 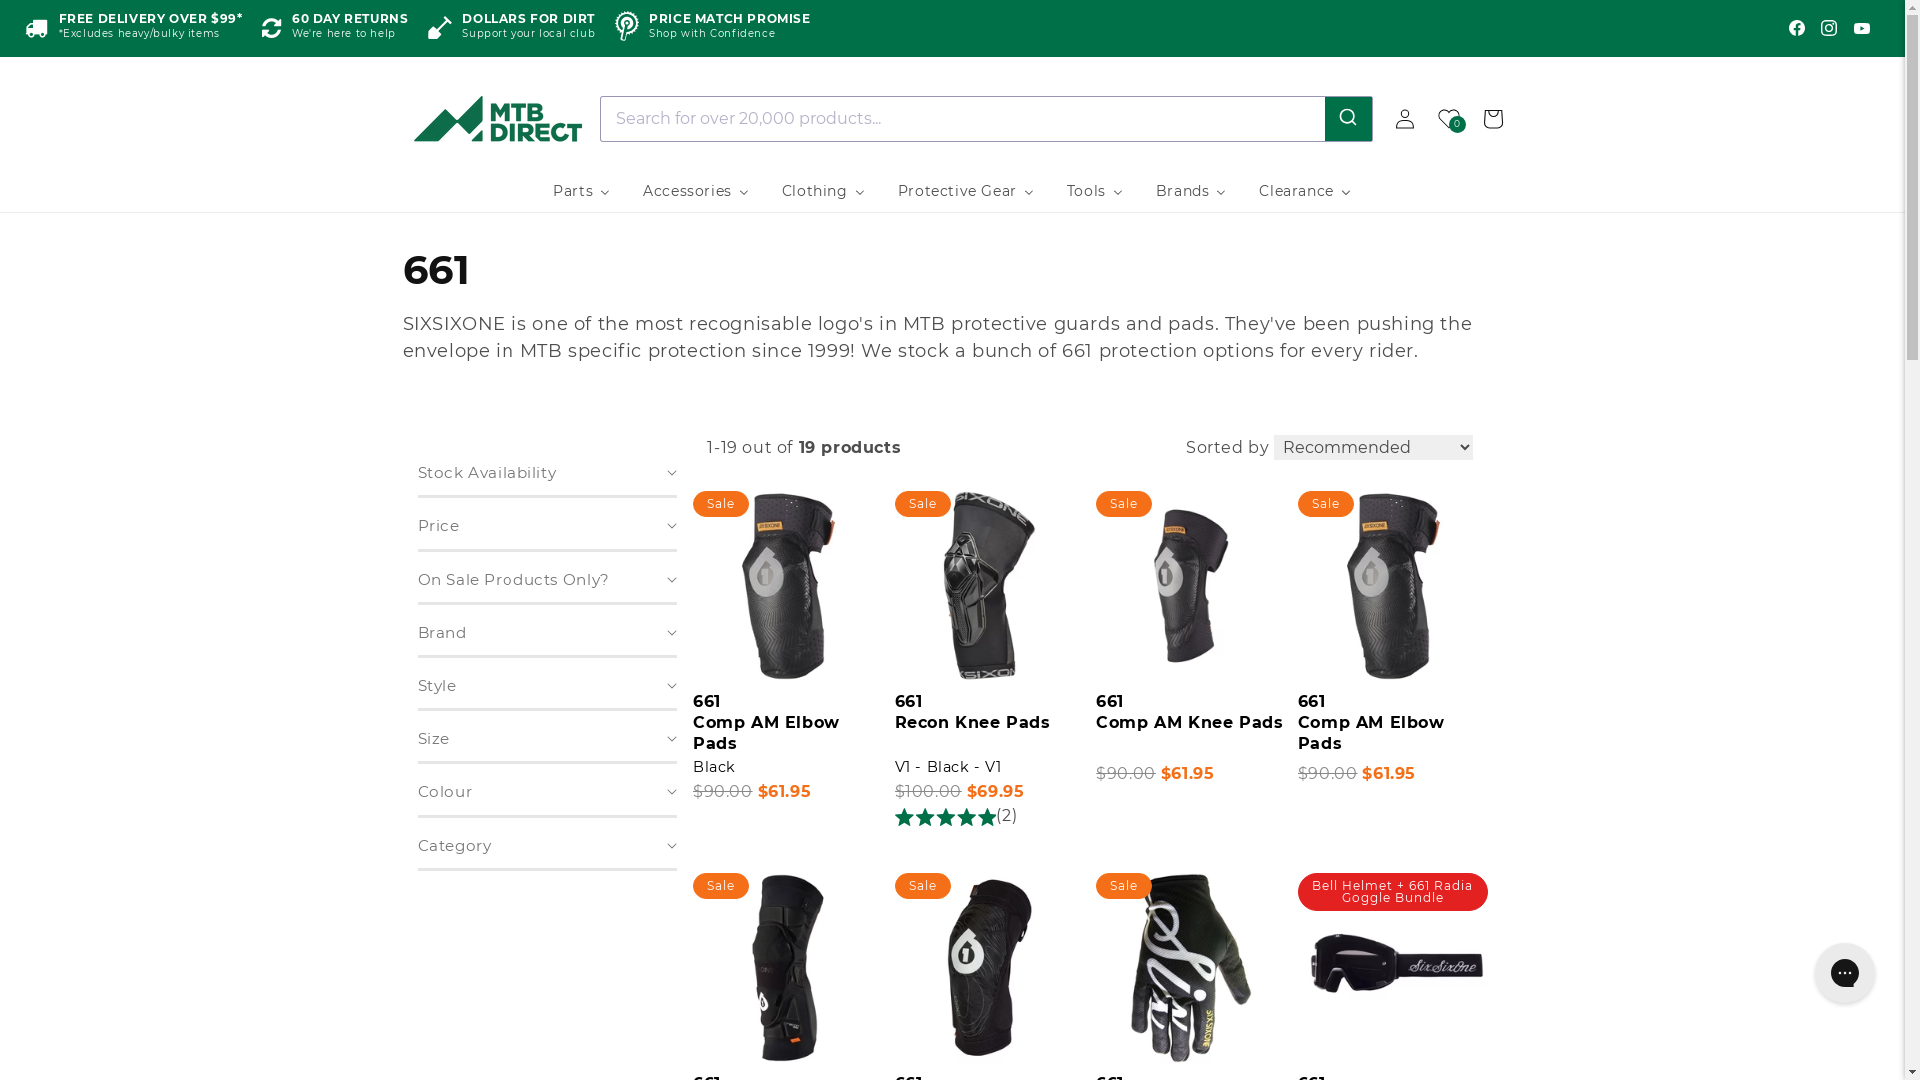 I want to click on 'Comp AM Elbow Pads', so click(x=1297, y=732).